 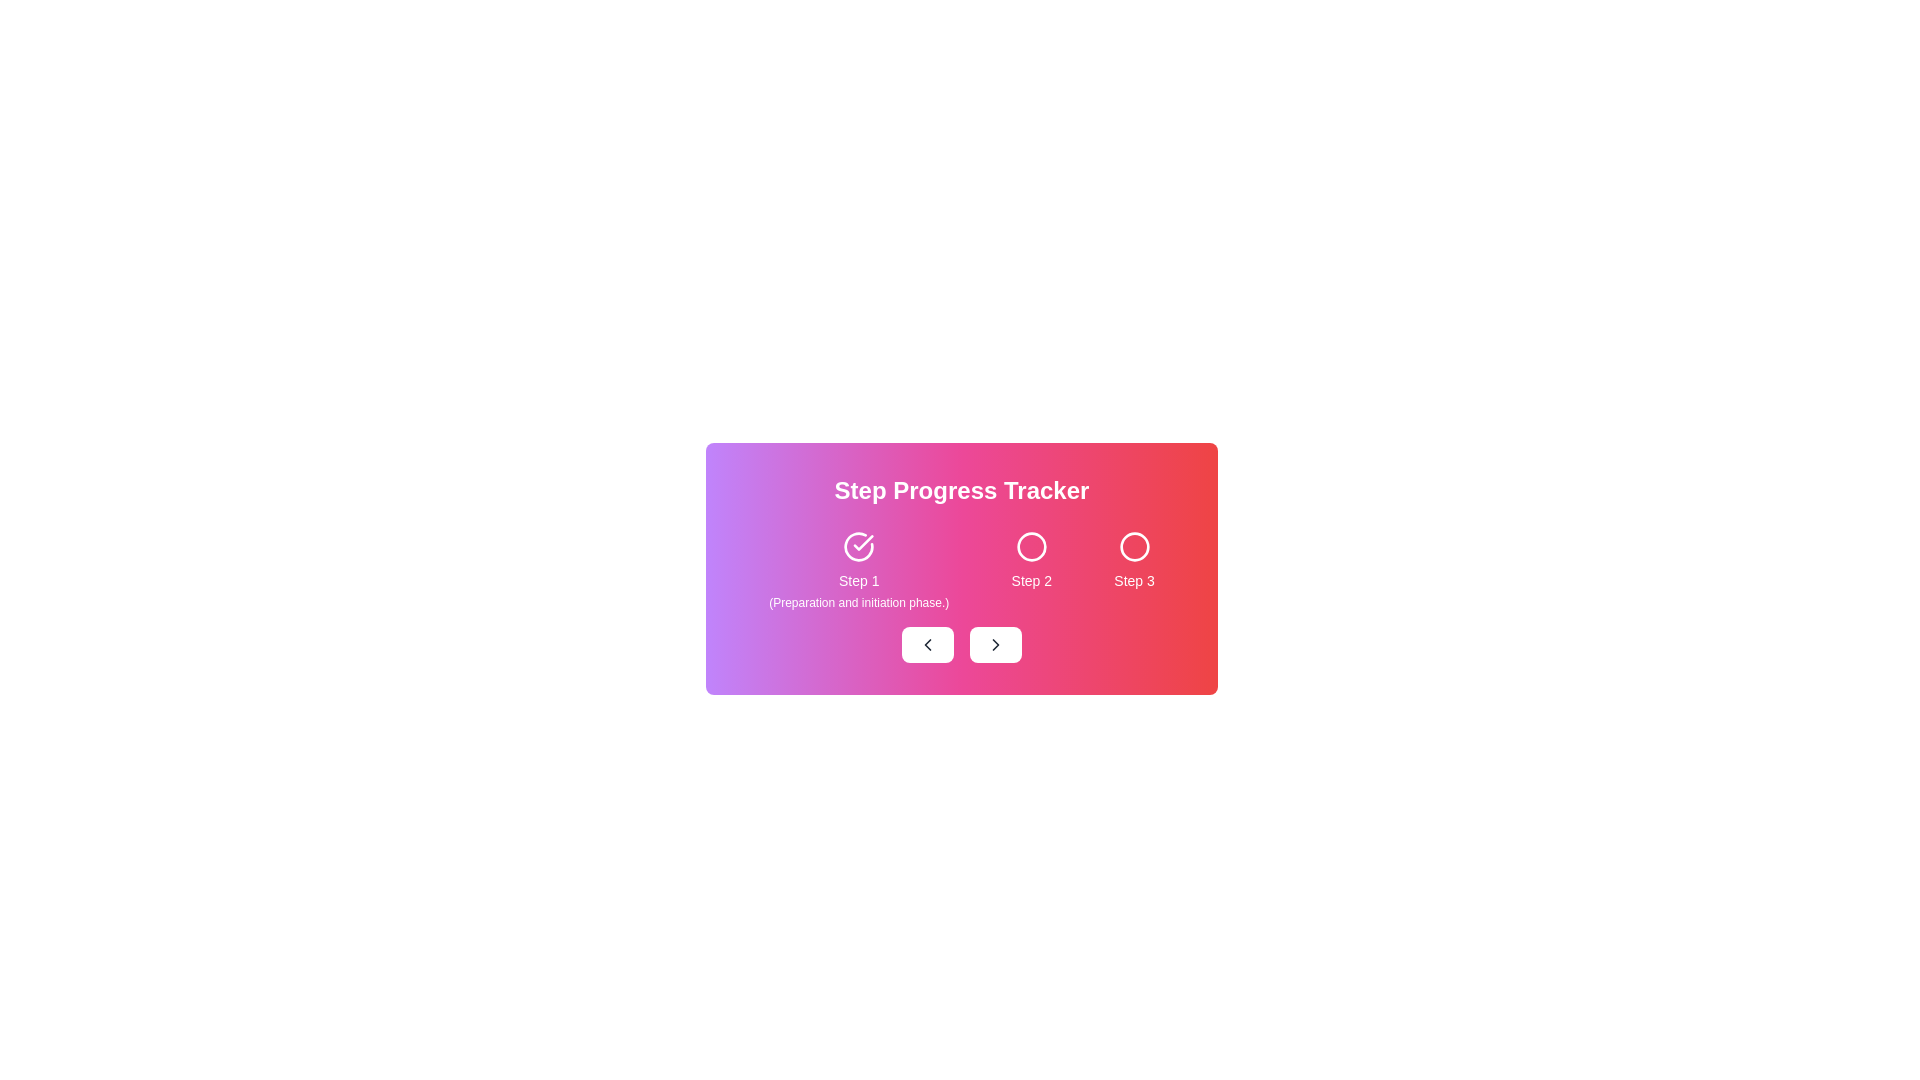 I want to click on the Text Label indicating the third step in the progress indicator, positioned below the circle icon in the vertical sequence, so click(x=1134, y=581).